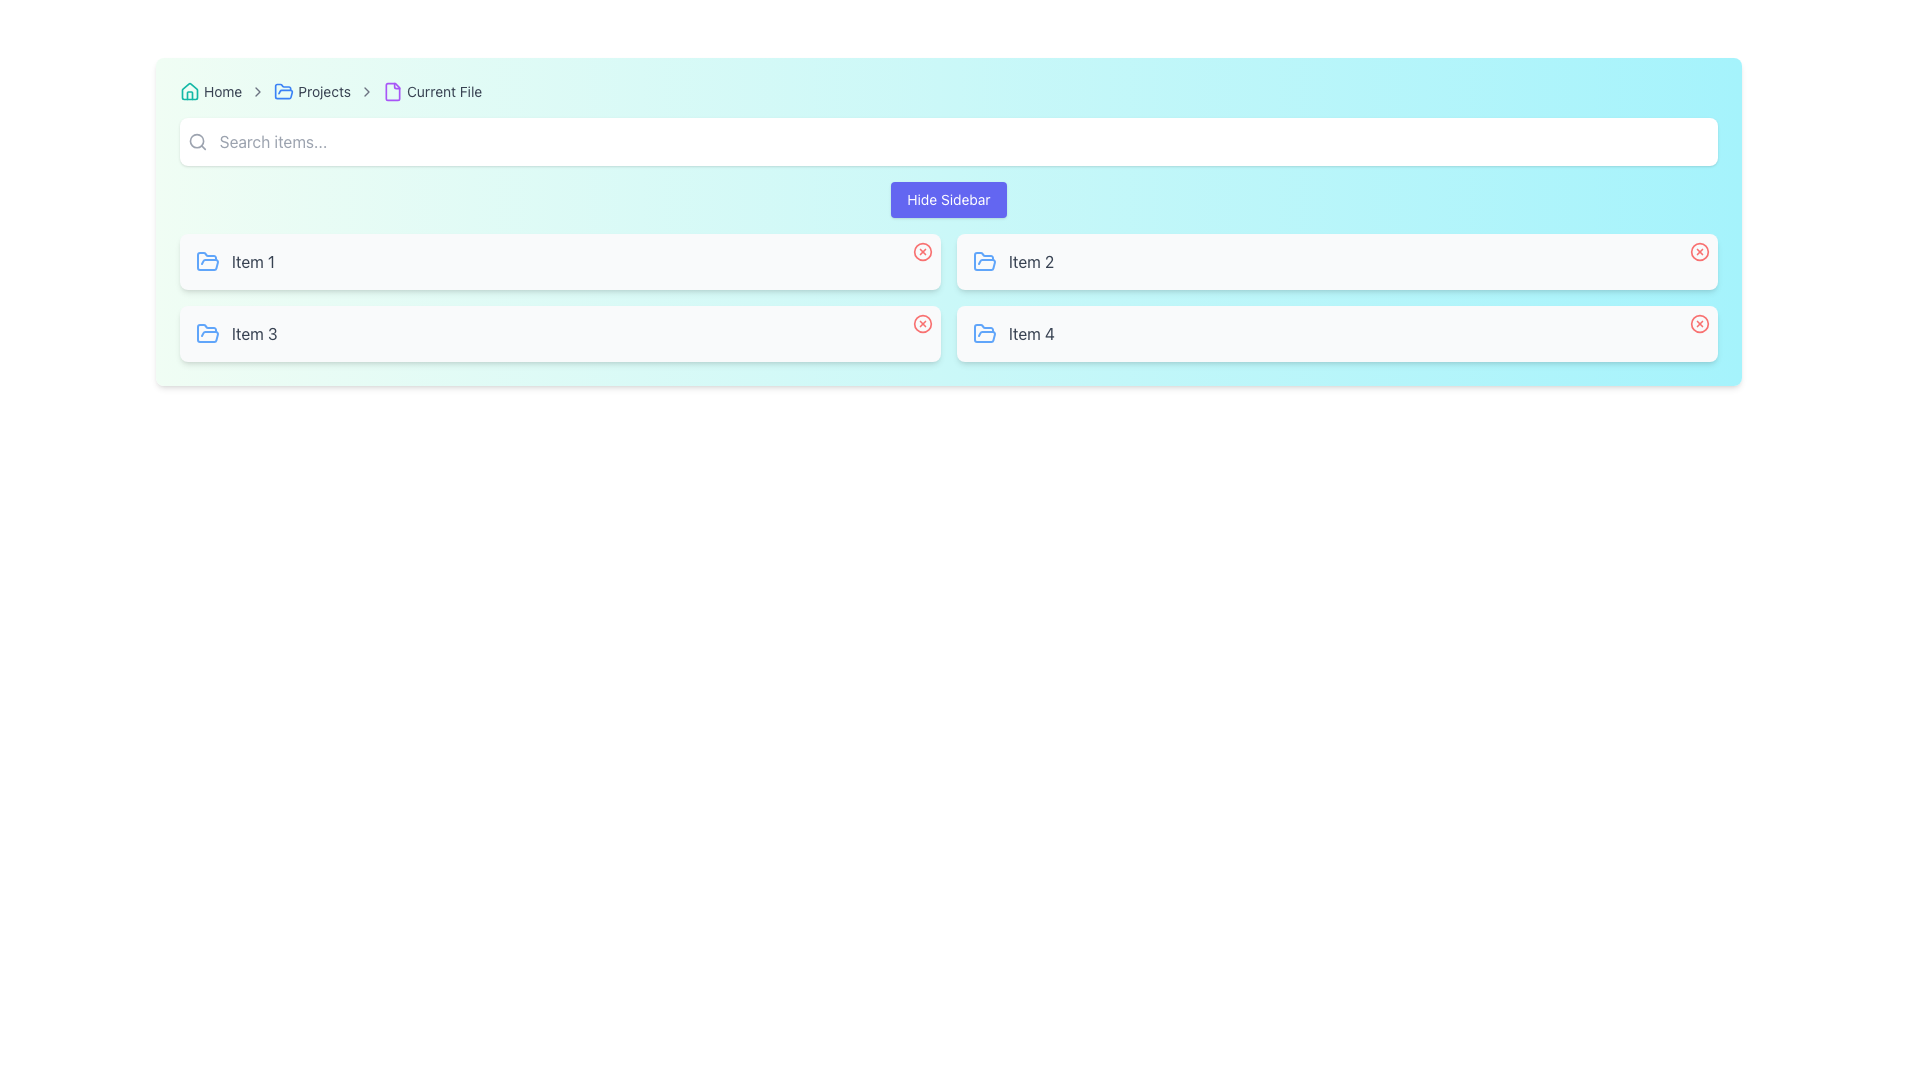  Describe the element at coordinates (1031, 261) in the screenshot. I see `the Text label that identifies the specific item, located between a blue-colored folder icon and a red 'X' icon in the middle-right region of the interface` at that location.